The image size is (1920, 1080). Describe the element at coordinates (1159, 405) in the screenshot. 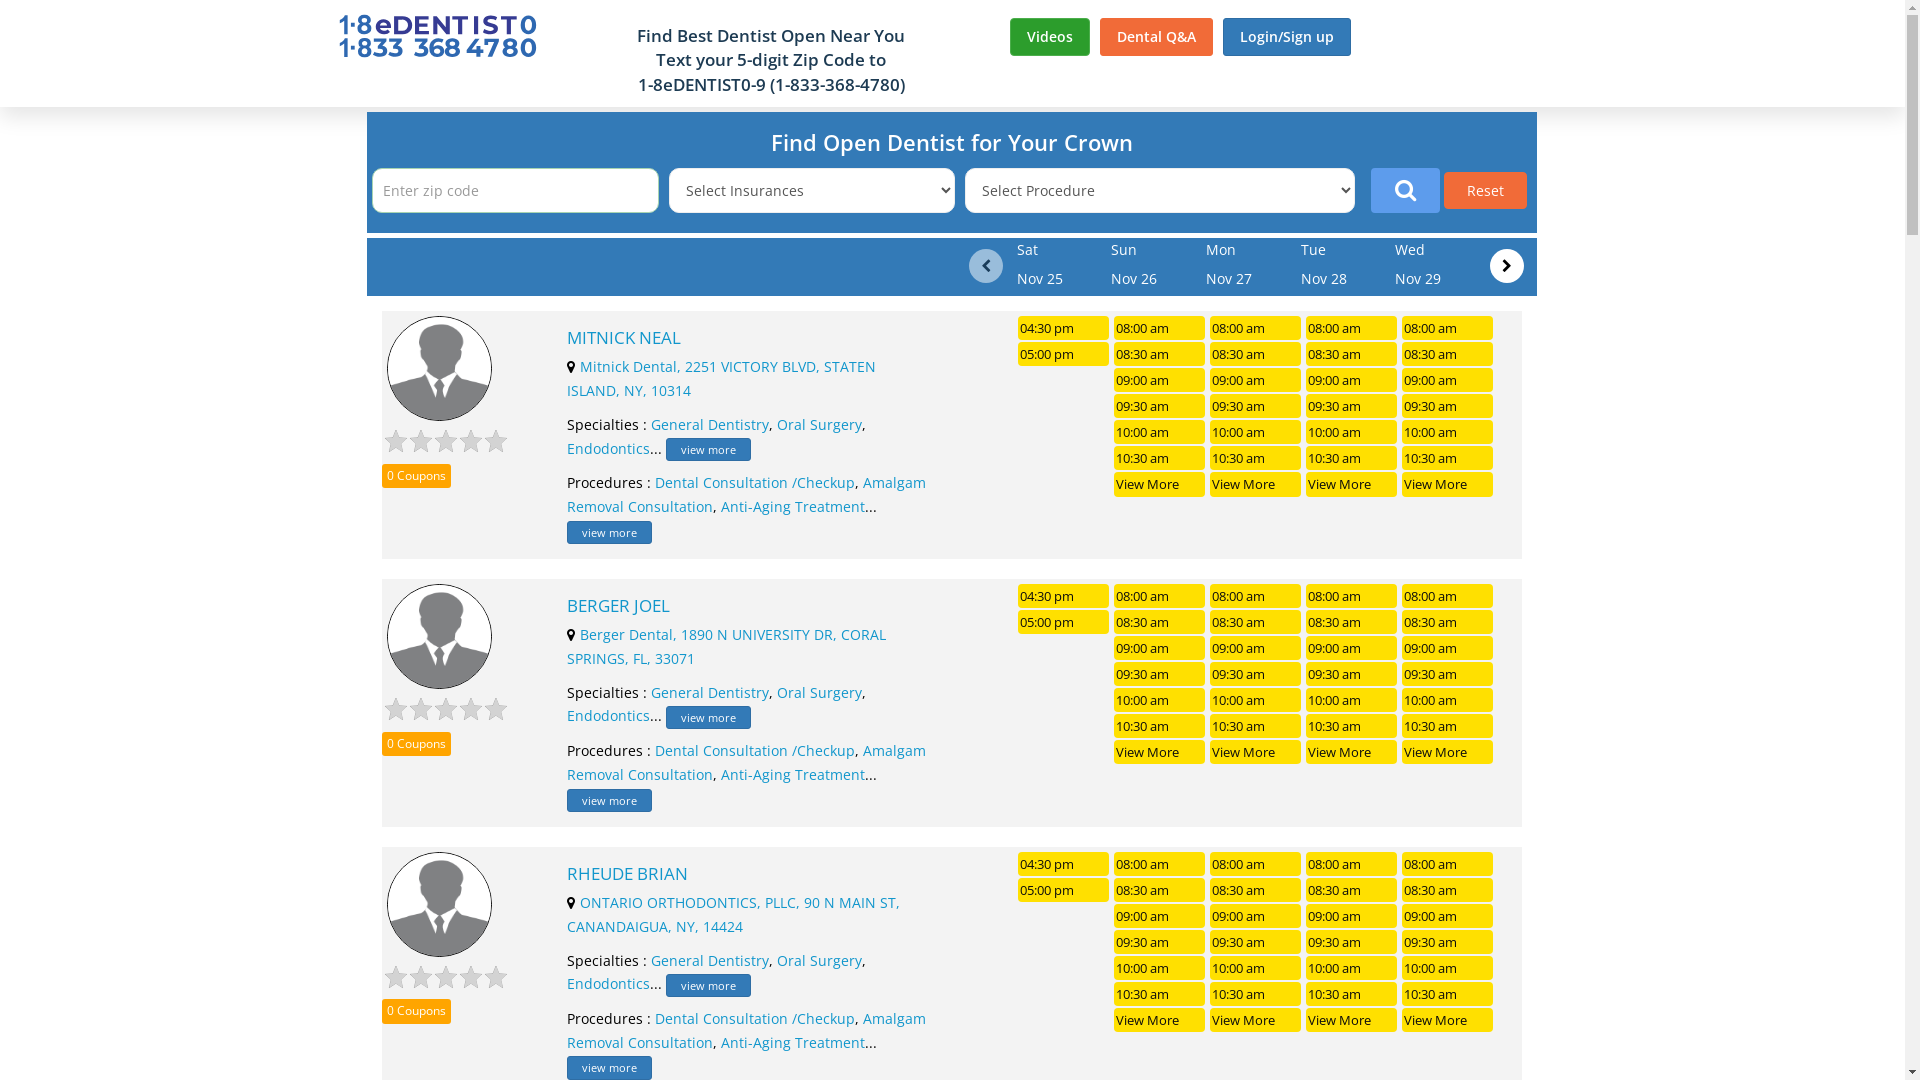

I see `'09:30 am'` at that location.